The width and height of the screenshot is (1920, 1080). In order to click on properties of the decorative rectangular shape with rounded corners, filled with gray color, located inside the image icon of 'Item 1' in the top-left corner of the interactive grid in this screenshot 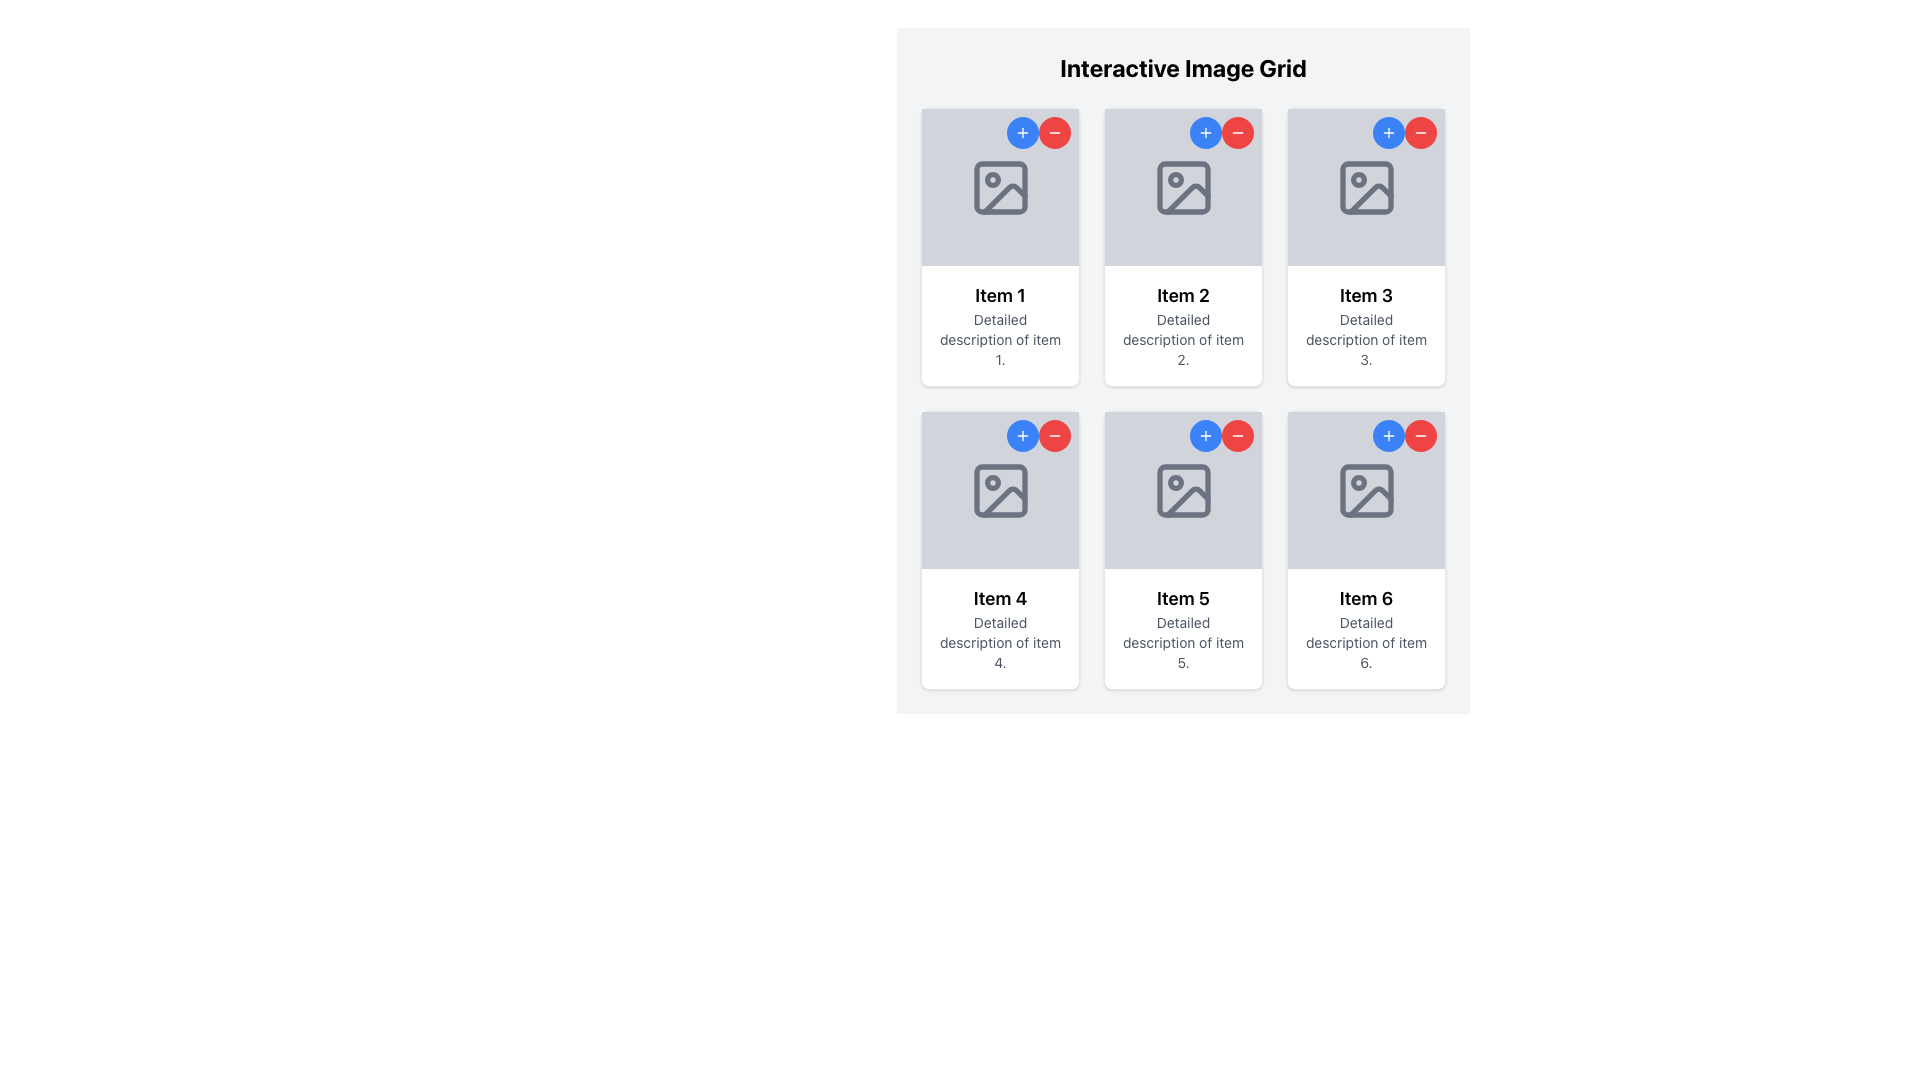, I will do `click(1000, 187)`.